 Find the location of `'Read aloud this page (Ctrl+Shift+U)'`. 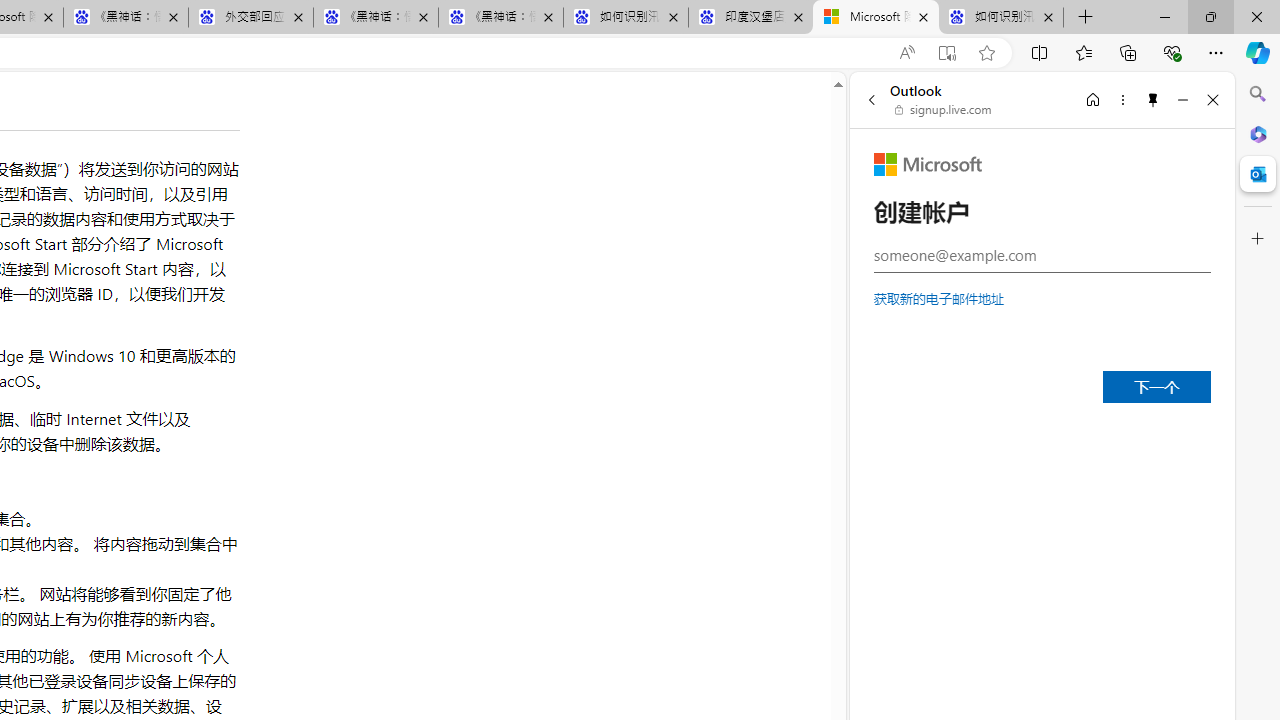

'Read aloud this page (Ctrl+Shift+U)' is located at coordinates (905, 52).